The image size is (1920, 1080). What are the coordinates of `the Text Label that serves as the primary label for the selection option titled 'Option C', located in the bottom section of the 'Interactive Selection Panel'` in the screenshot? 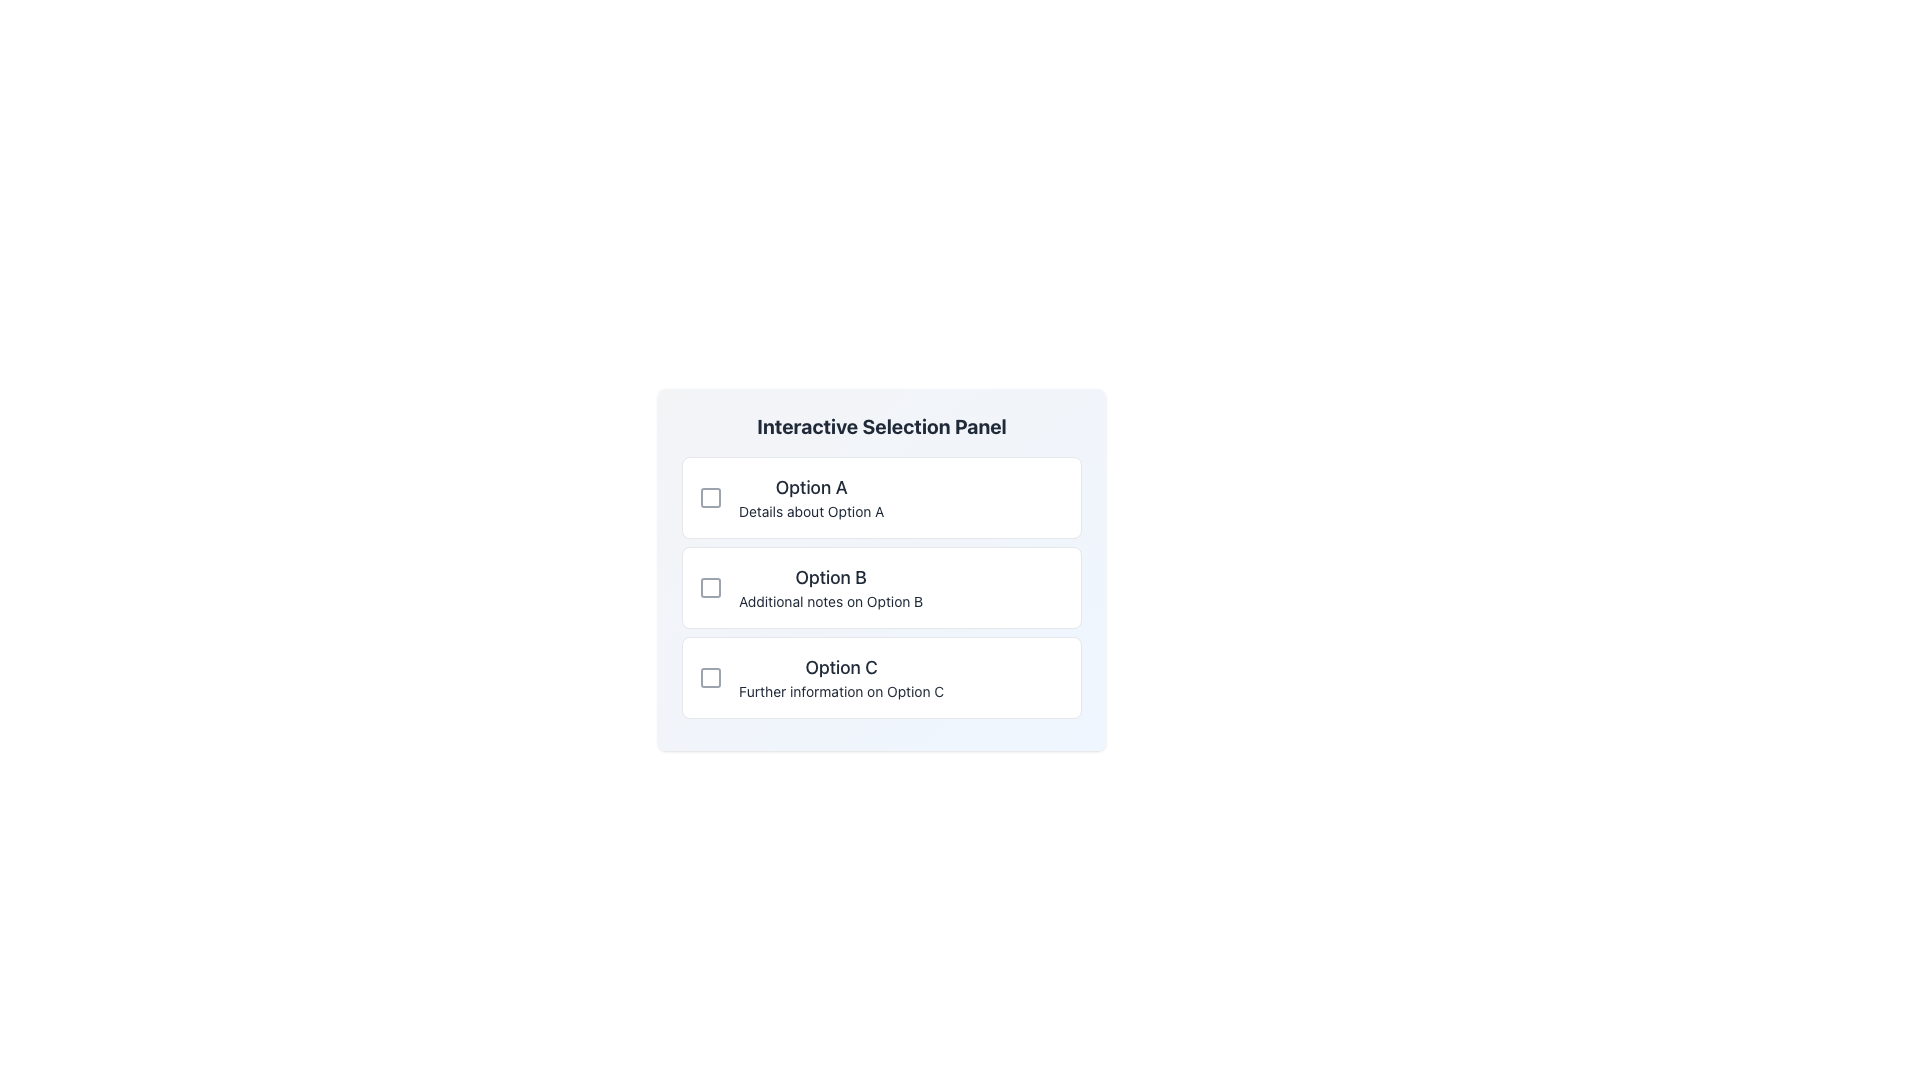 It's located at (841, 667).